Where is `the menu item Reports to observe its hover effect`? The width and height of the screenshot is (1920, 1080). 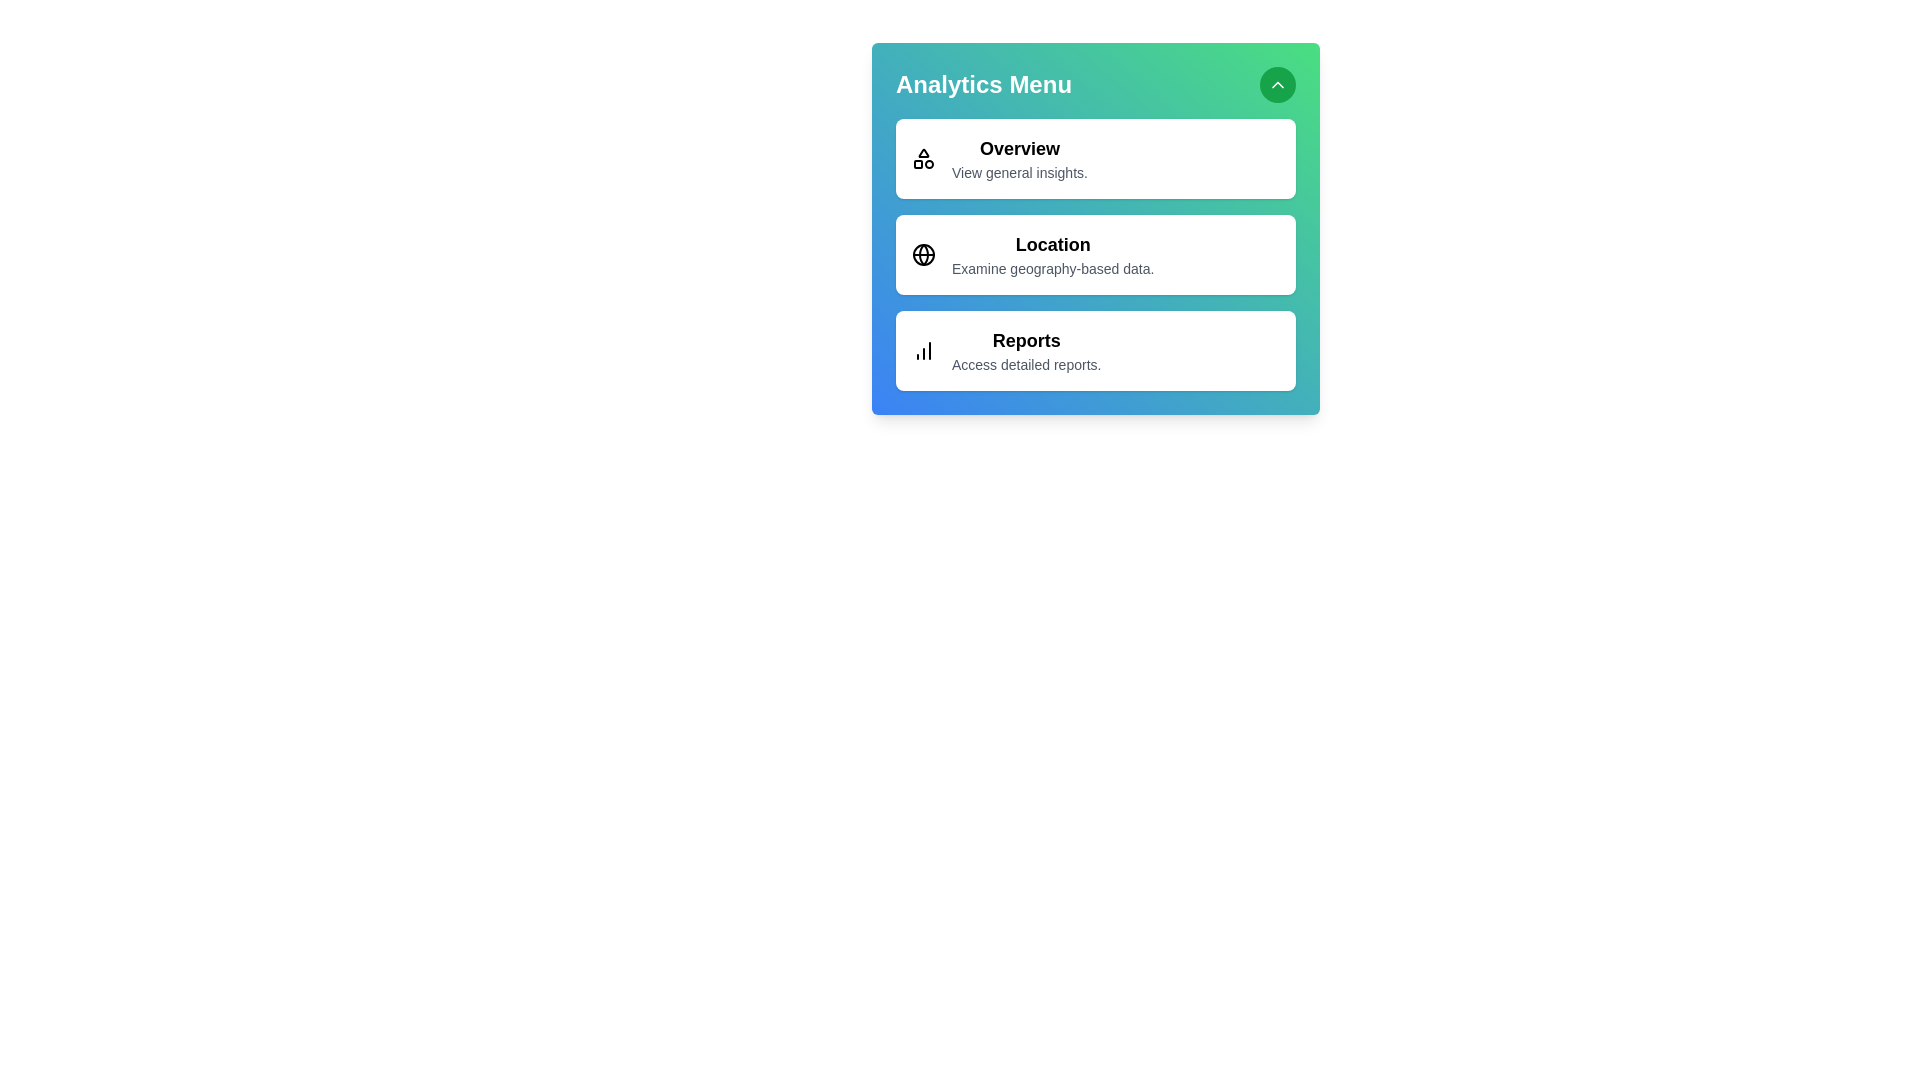
the menu item Reports to observe its hover effect is located at coordinates (1094, 350).